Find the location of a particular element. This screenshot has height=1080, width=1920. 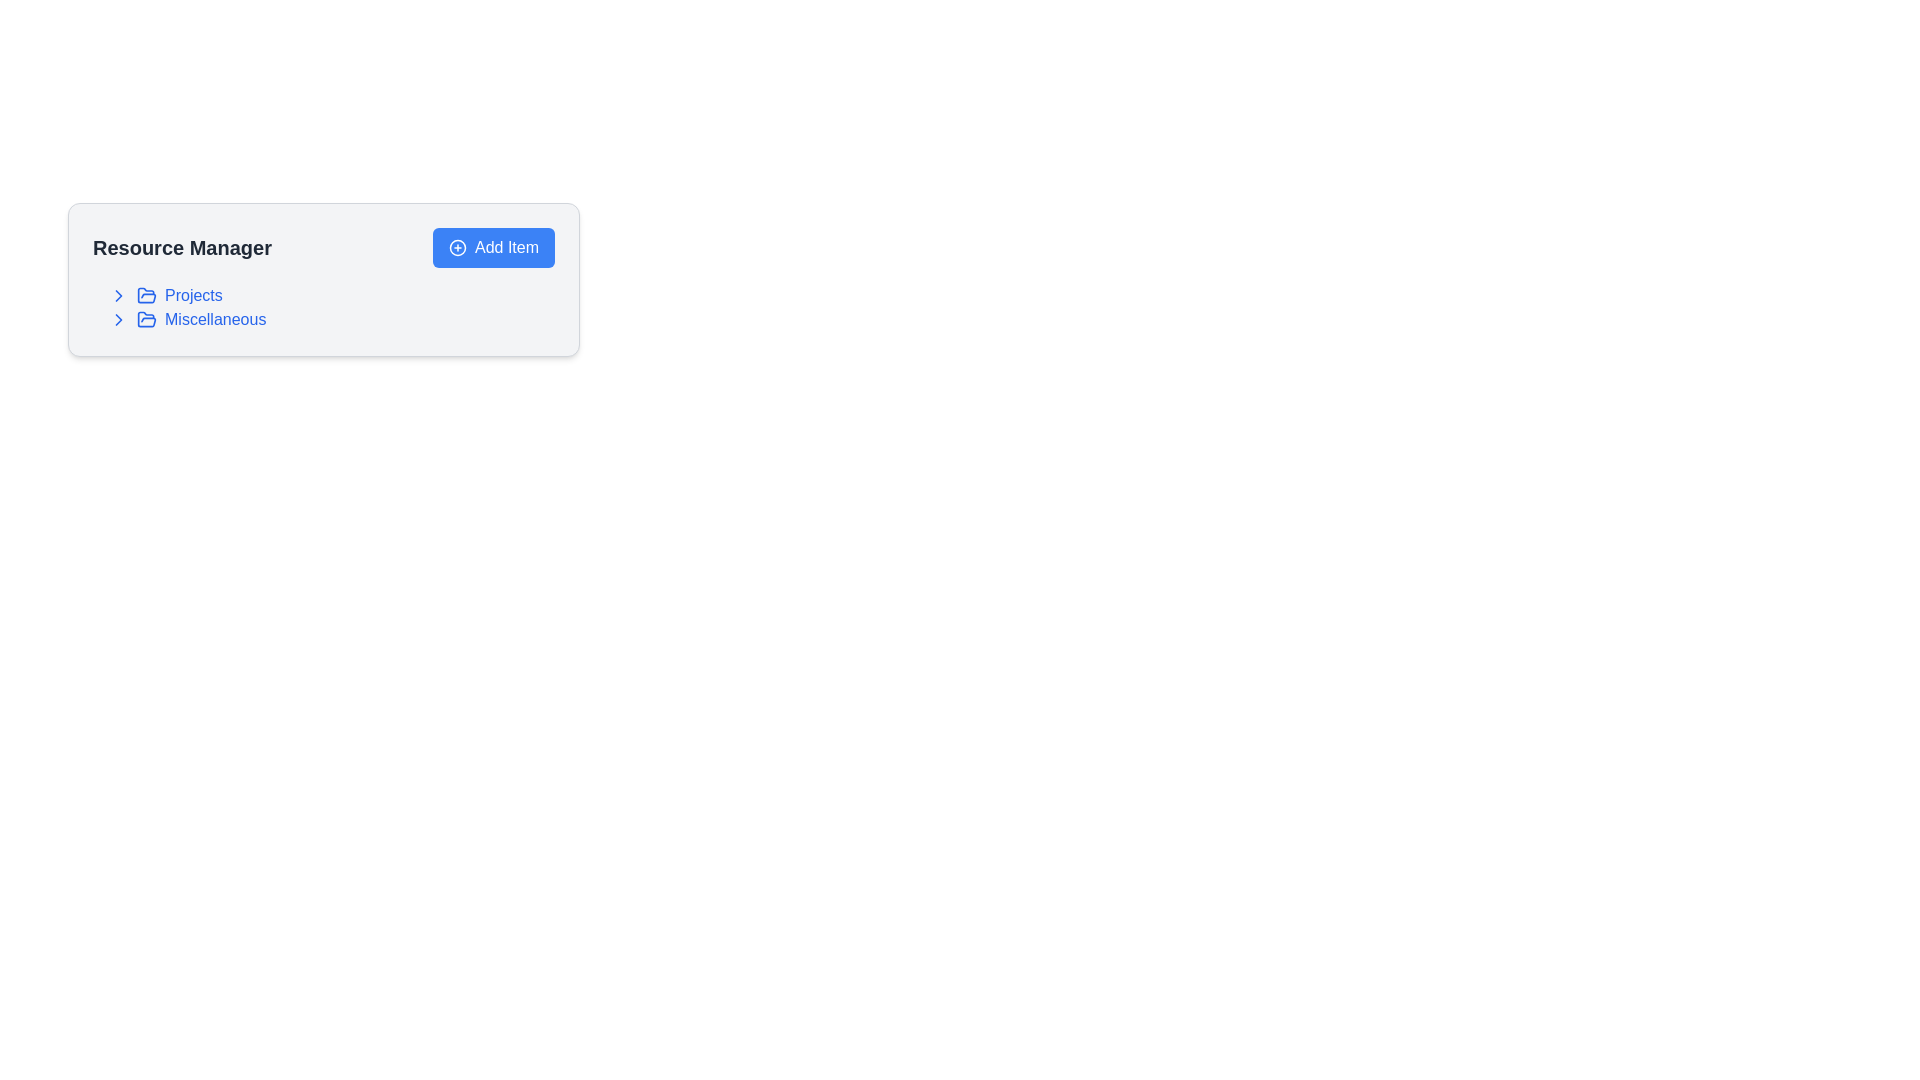

the blue text label reading 'Projects' located in the 'Resource Manager' menu is located at coordinates (193, 296).